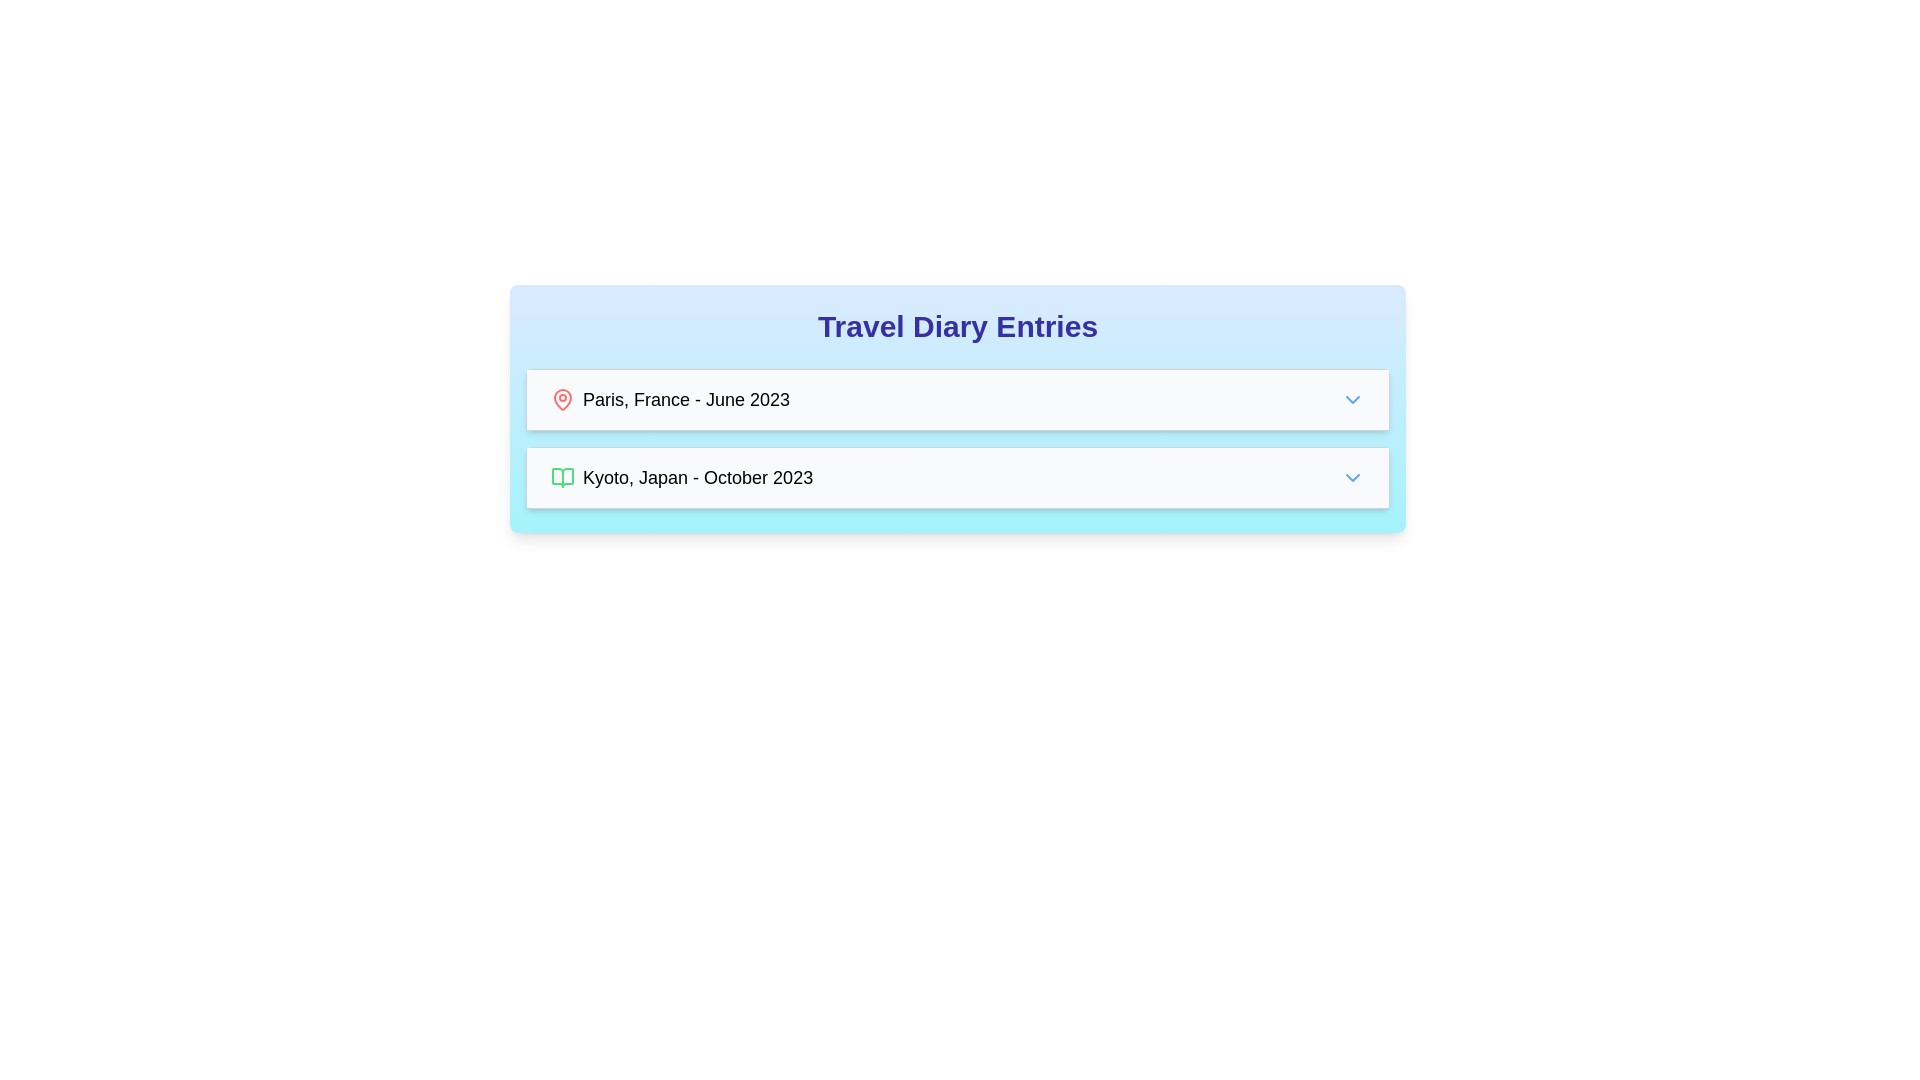  Describe the element at coordinates (561, 478) in the screenshot. I see `the open book icon located at the lower left of the journal entry titled 'Kyoto, Japan - October 2023.'` at that location.